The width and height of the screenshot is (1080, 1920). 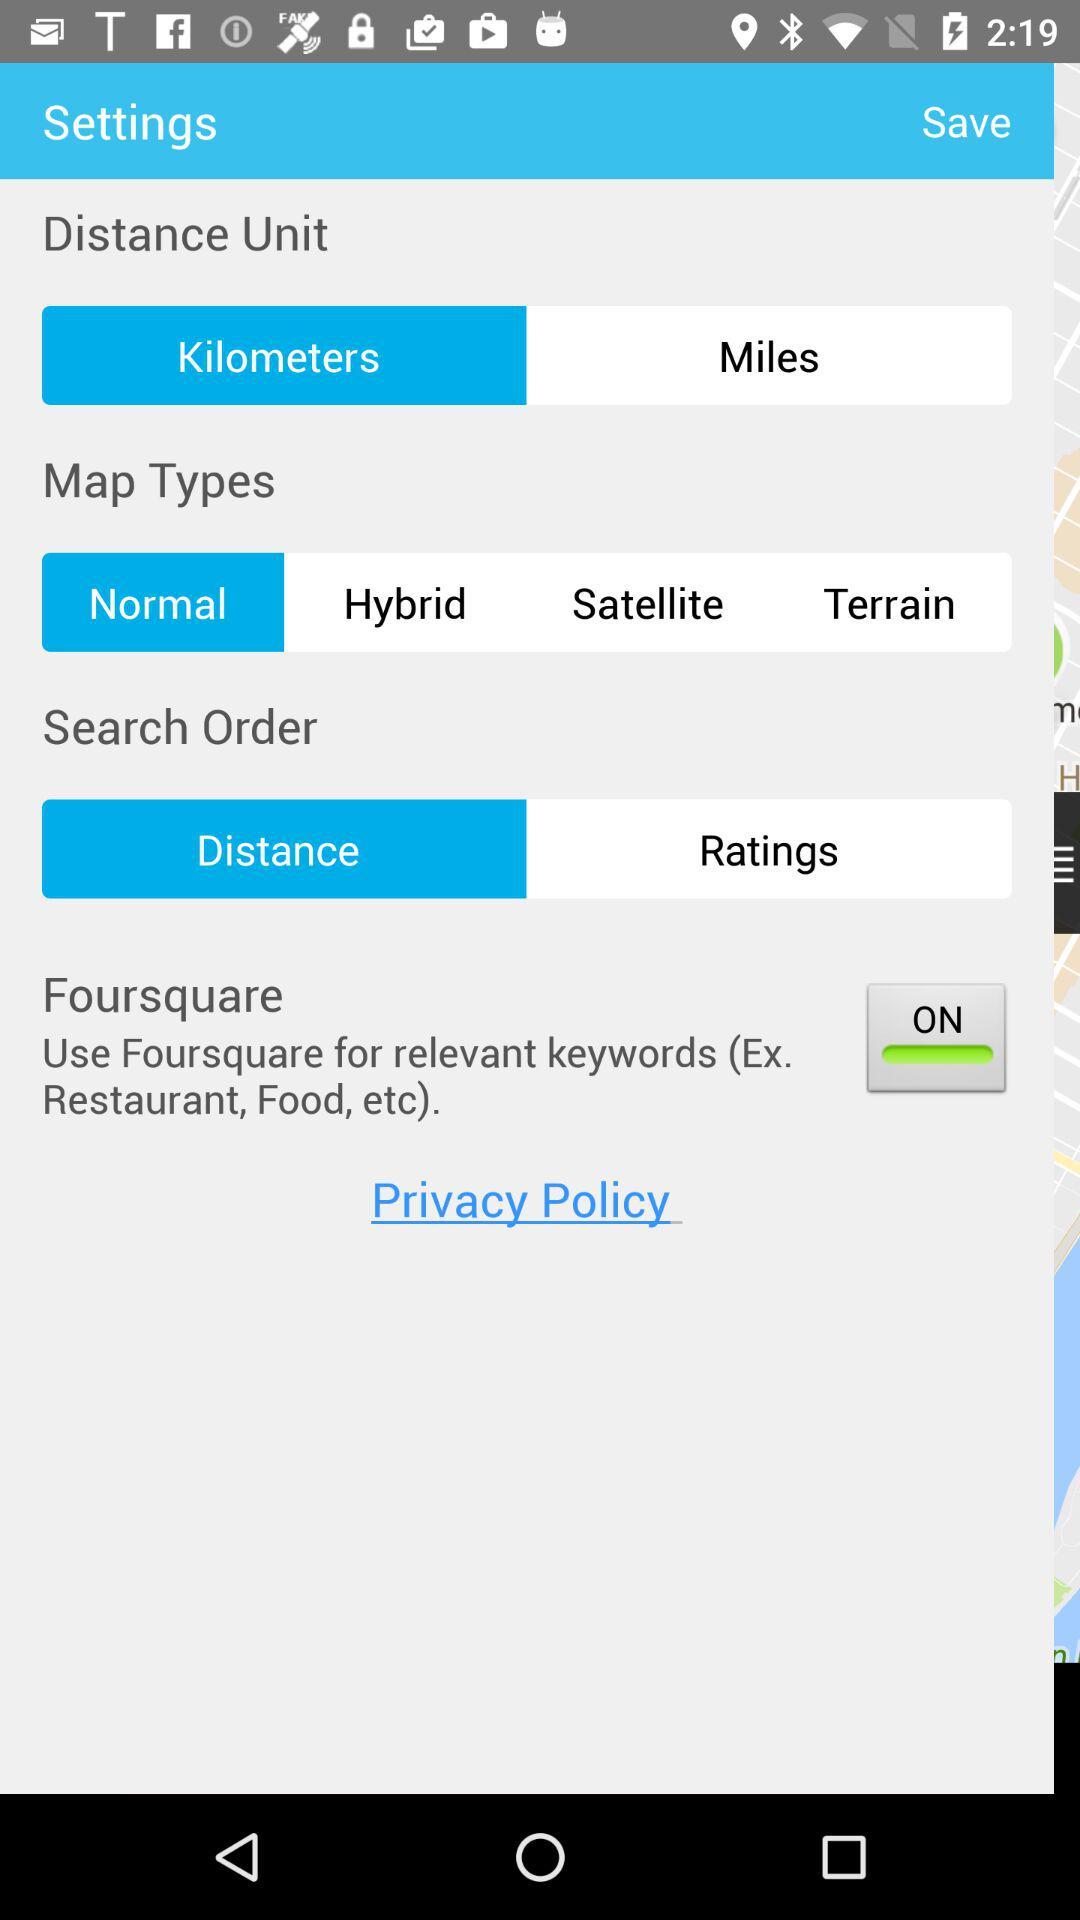 I want to click on the icon next to the satellite icon, so click(x=405, y=601).